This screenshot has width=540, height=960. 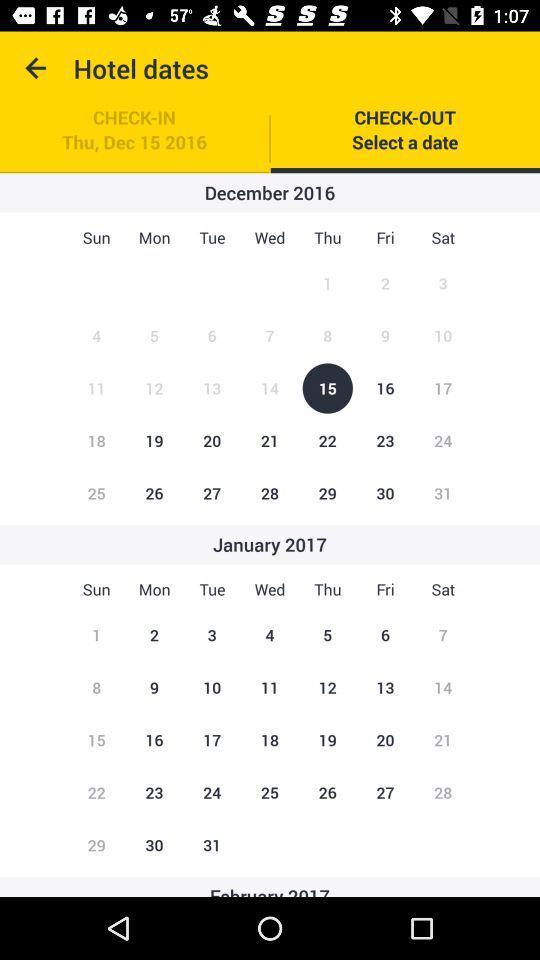 What do you see at coordinates (385, 282) in the screenshot?
I see `the date 2 which is below fri` at bounding box center [385, 282].